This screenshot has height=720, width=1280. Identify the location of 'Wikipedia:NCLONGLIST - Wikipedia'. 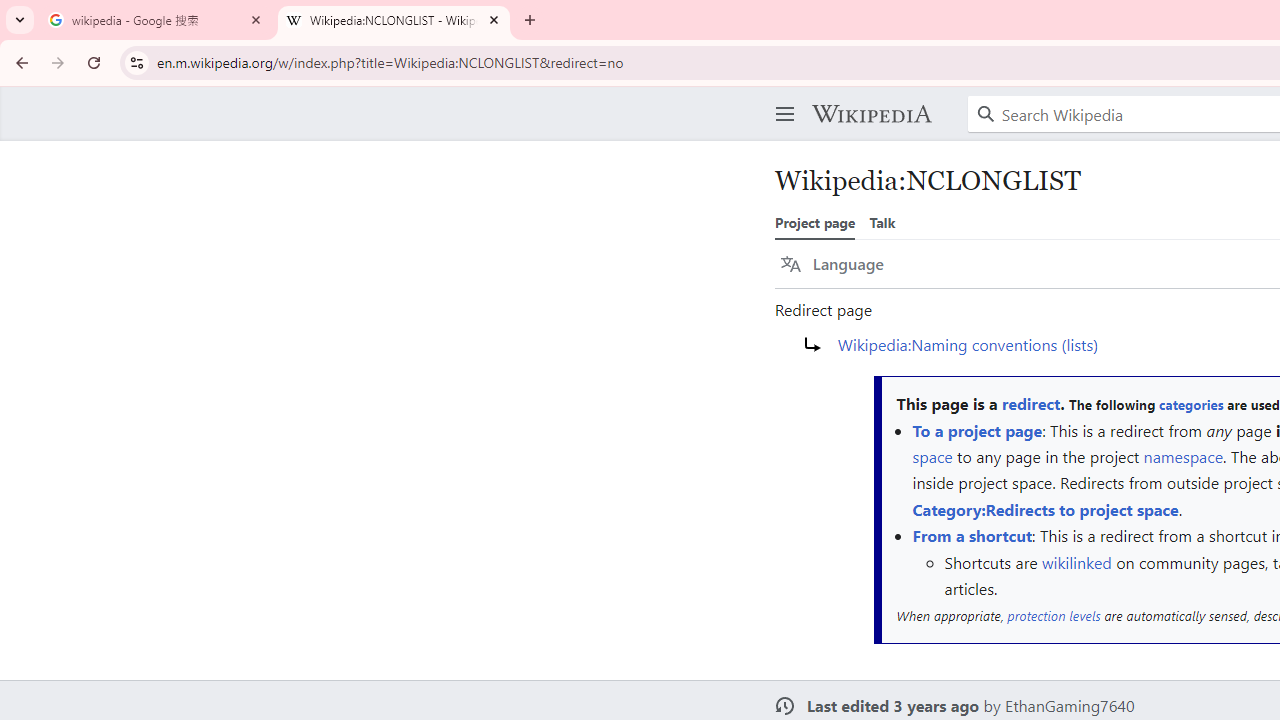
(394, 20).